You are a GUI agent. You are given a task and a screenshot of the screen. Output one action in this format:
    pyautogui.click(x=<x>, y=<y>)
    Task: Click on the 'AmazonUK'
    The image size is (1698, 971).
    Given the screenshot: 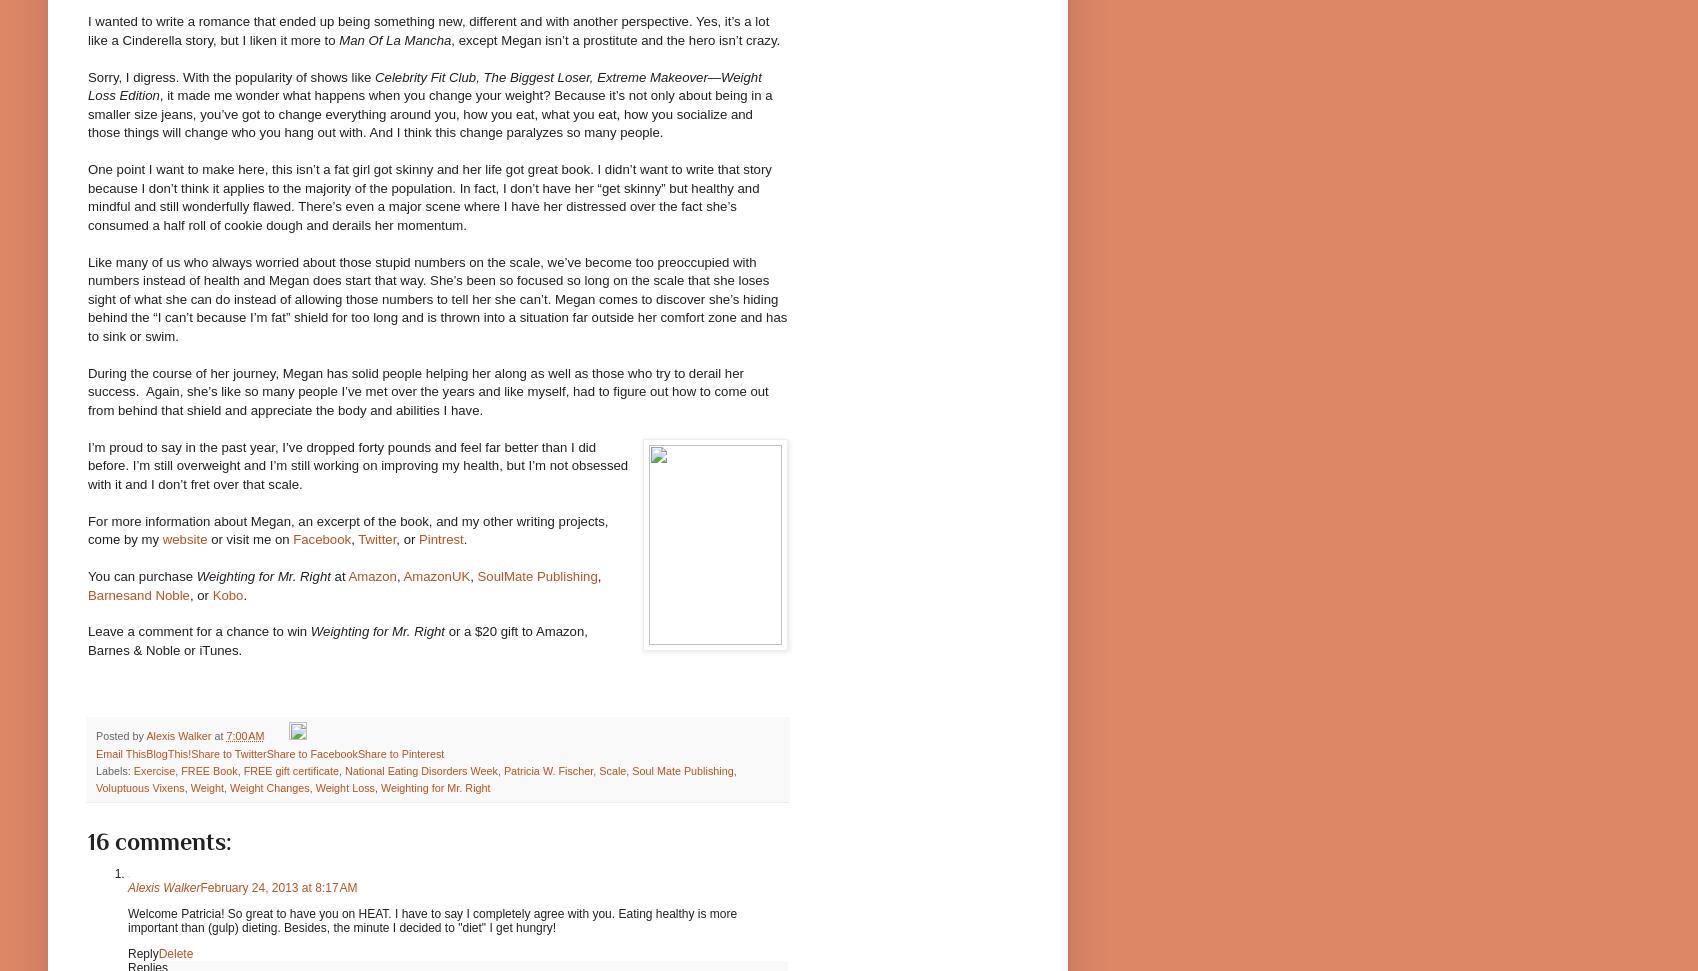 What is the action you would take?
    pyautogui.click(x=435, y=576)
    